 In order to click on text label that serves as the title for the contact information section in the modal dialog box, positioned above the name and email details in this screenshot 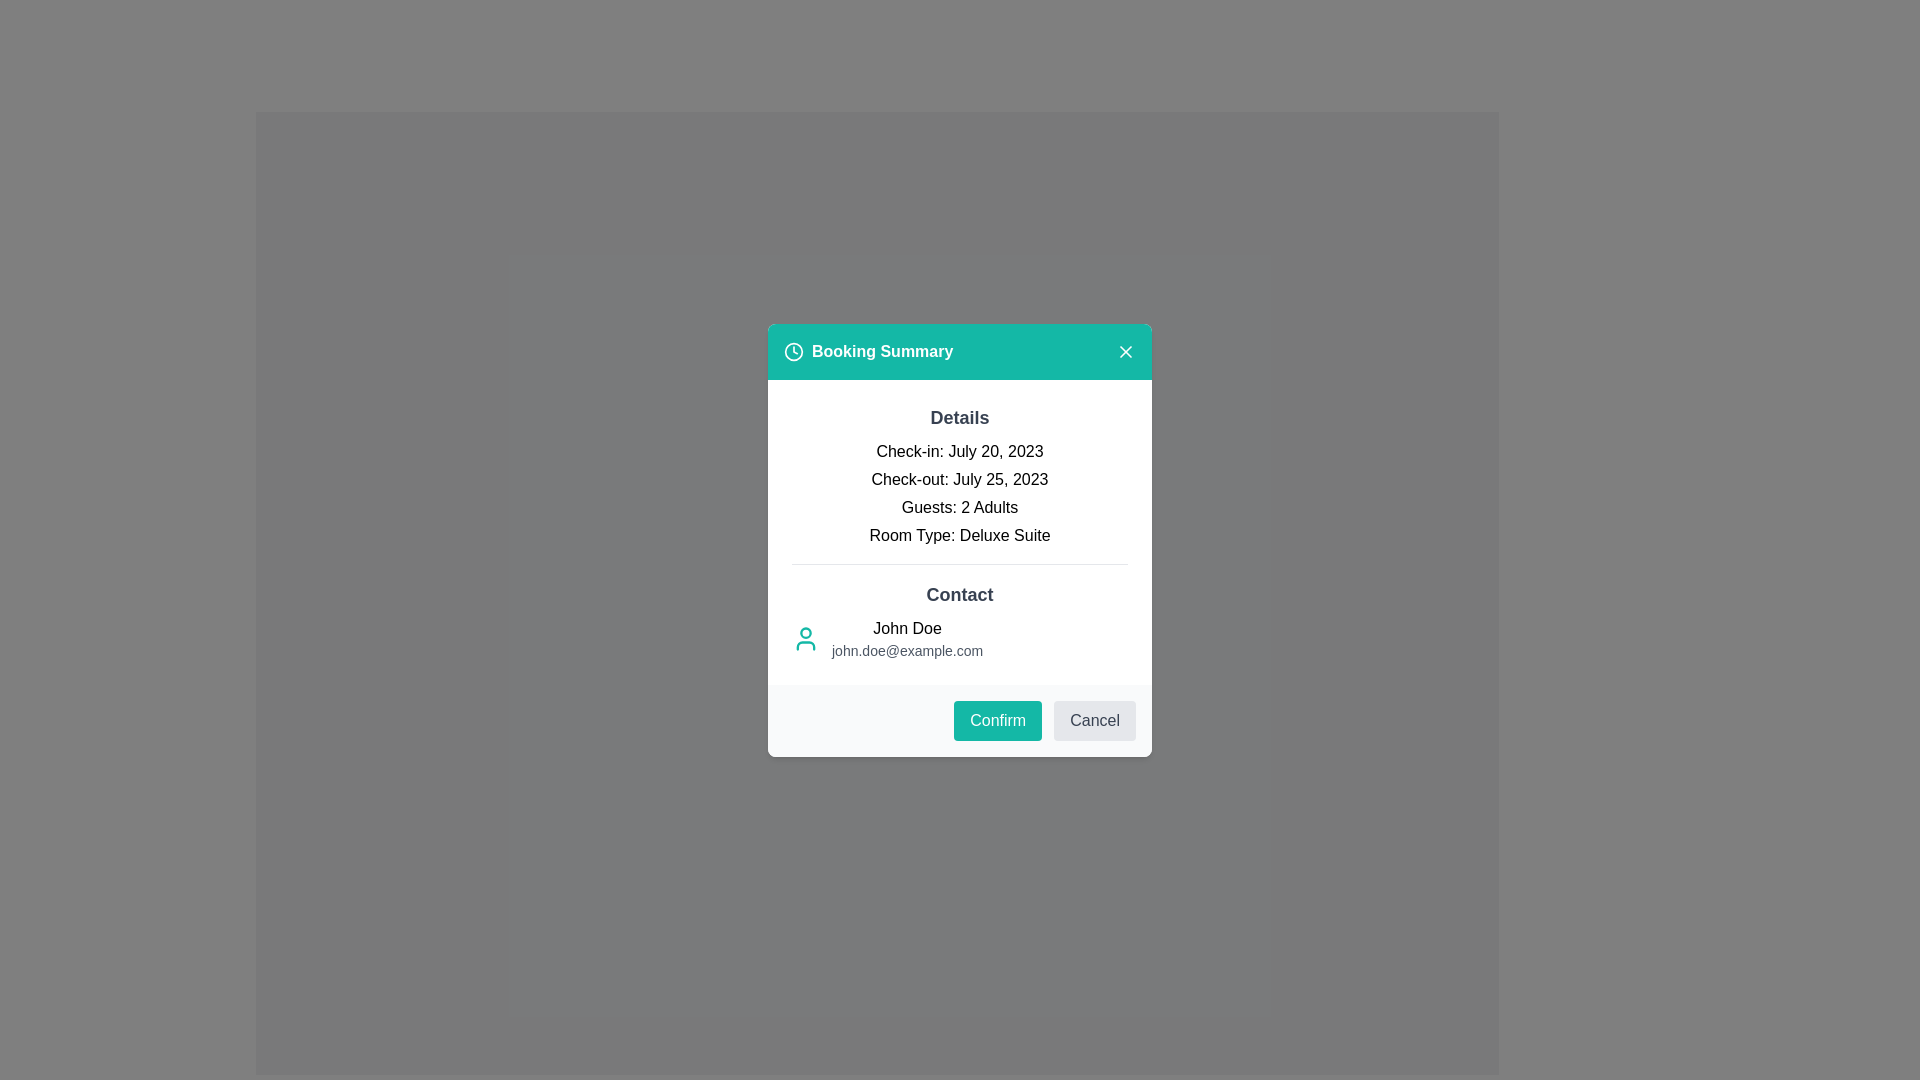, I will do `click(960, 593)`.